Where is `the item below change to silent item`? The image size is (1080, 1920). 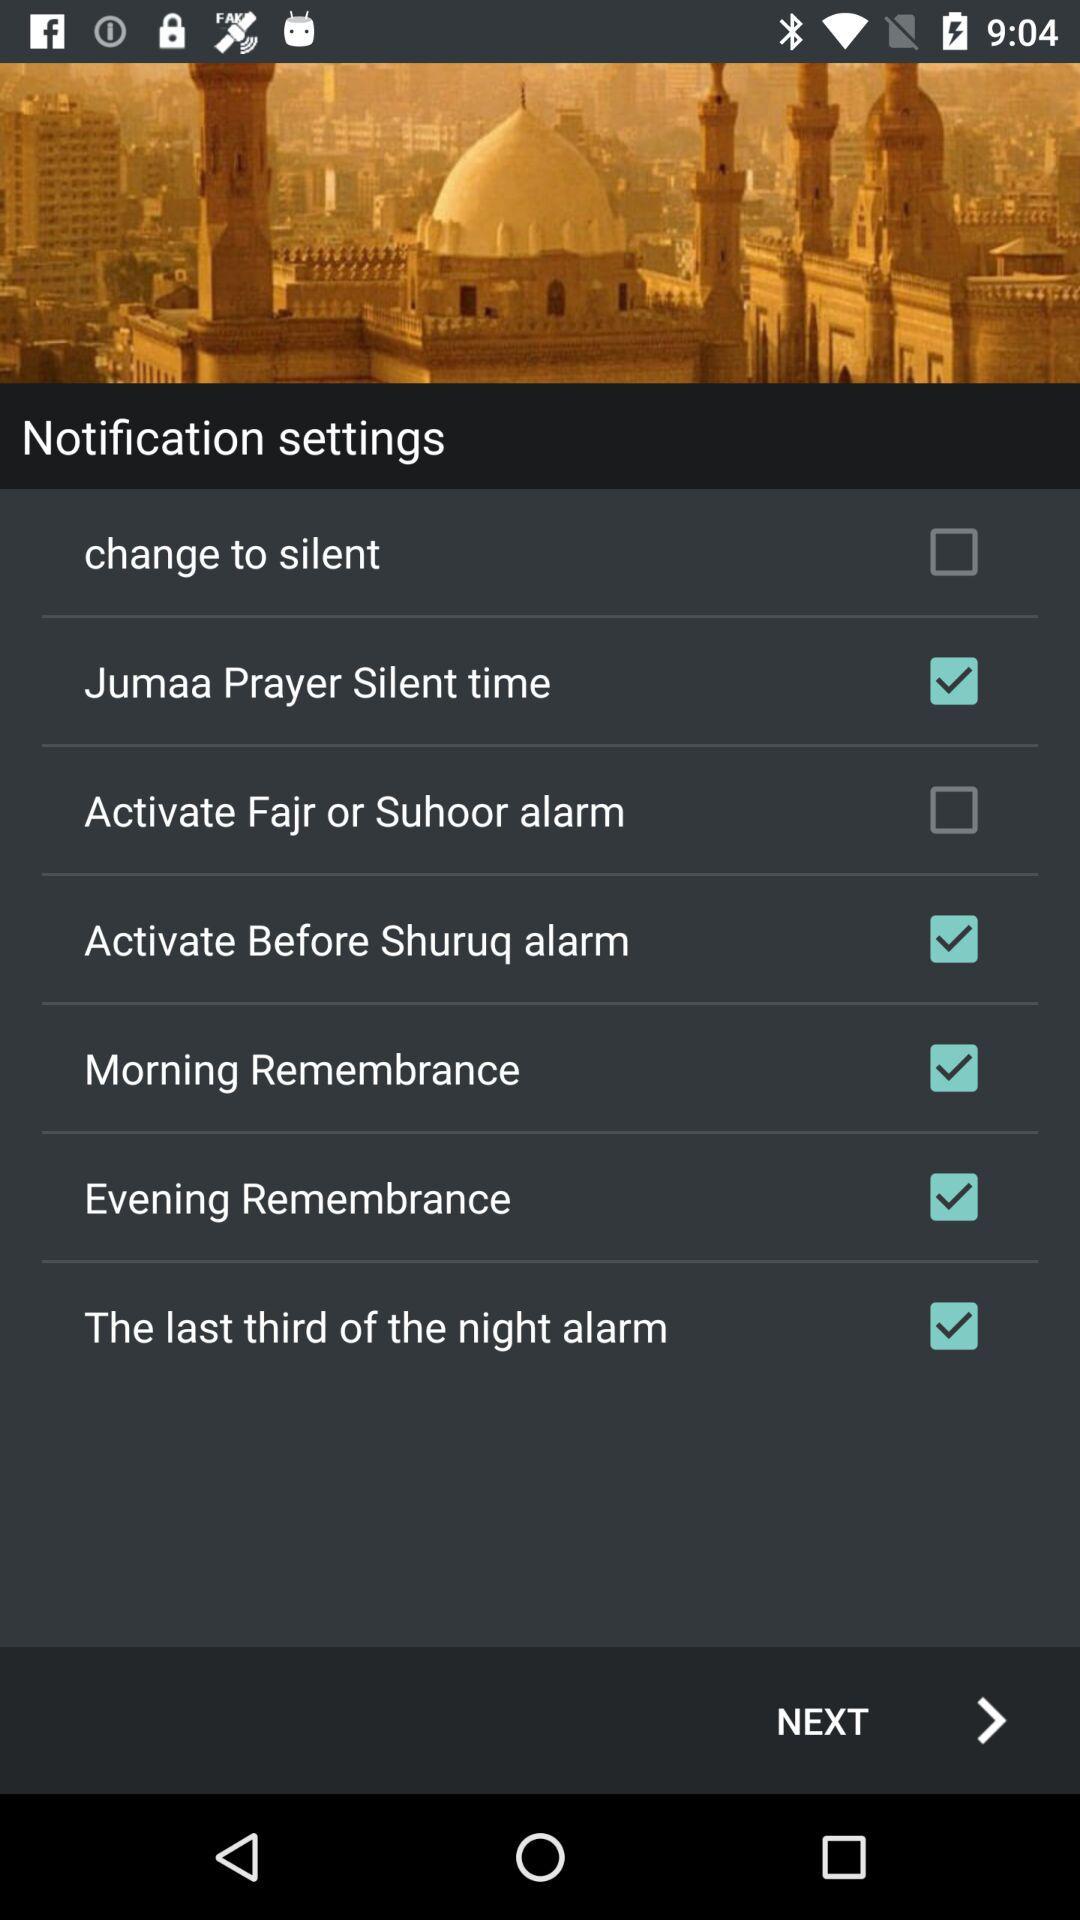 the item below change to silent item is located at coordinates (540, 681).